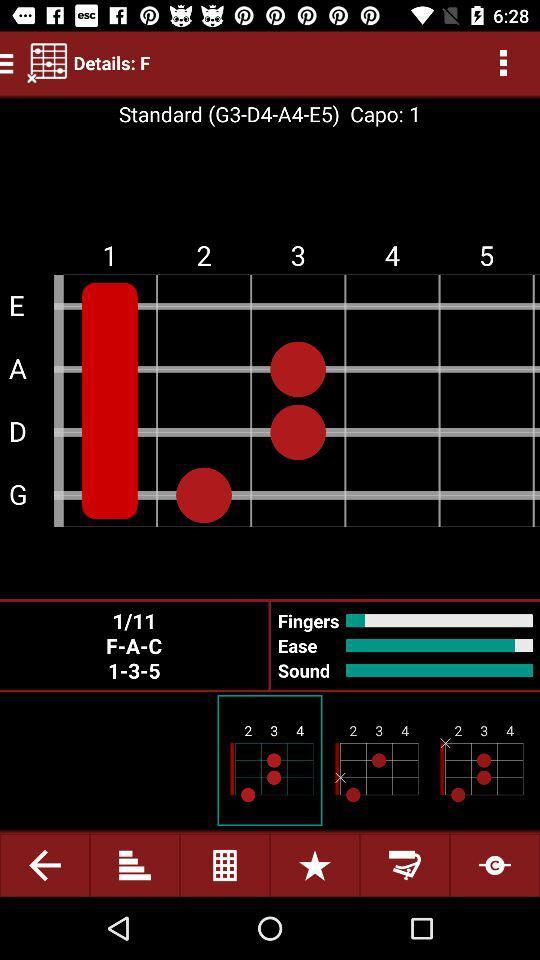 This screenshot has width=540, height=960. Describe the element at coordinates (9, 62) in the screenshot. I see `the menu icon` at that location.